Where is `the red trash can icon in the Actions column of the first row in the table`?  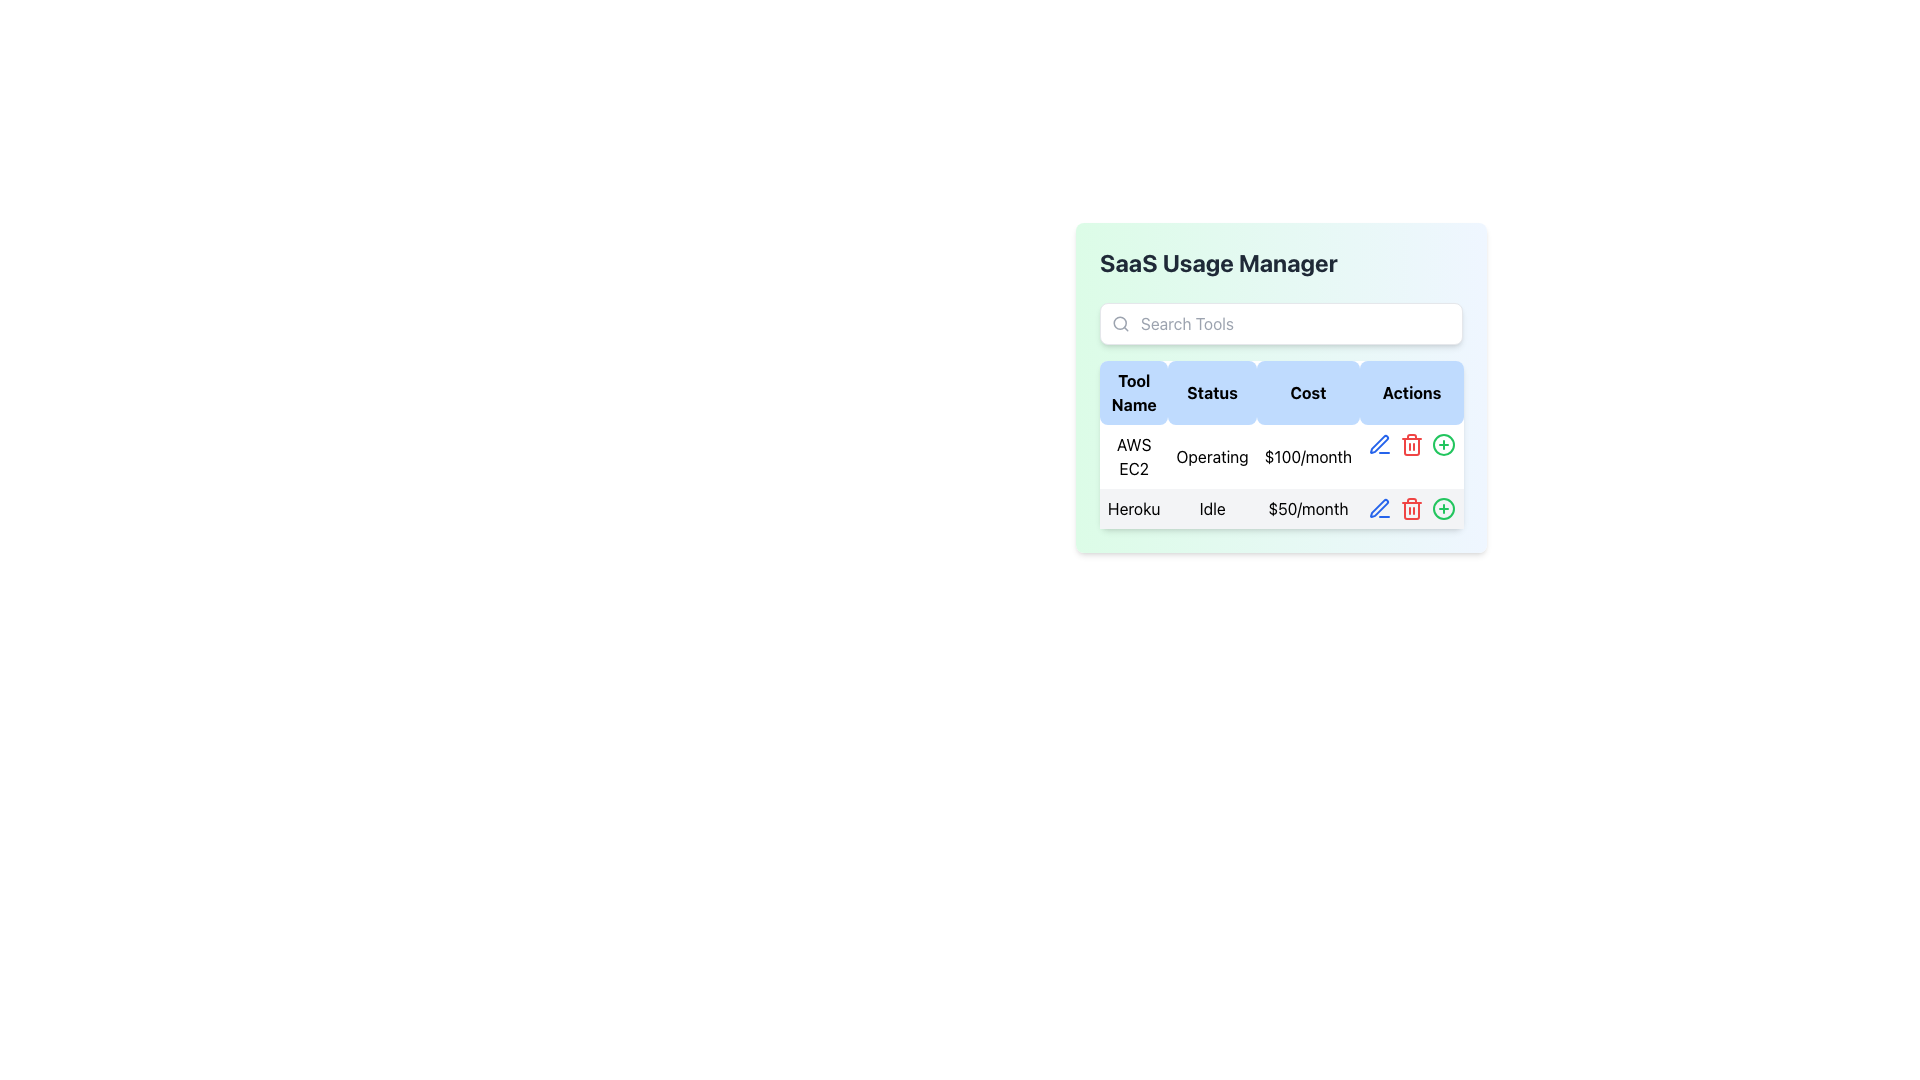 the red trash can icon in the Actions column of the first row in the table is located at coordinates (1410, 443).